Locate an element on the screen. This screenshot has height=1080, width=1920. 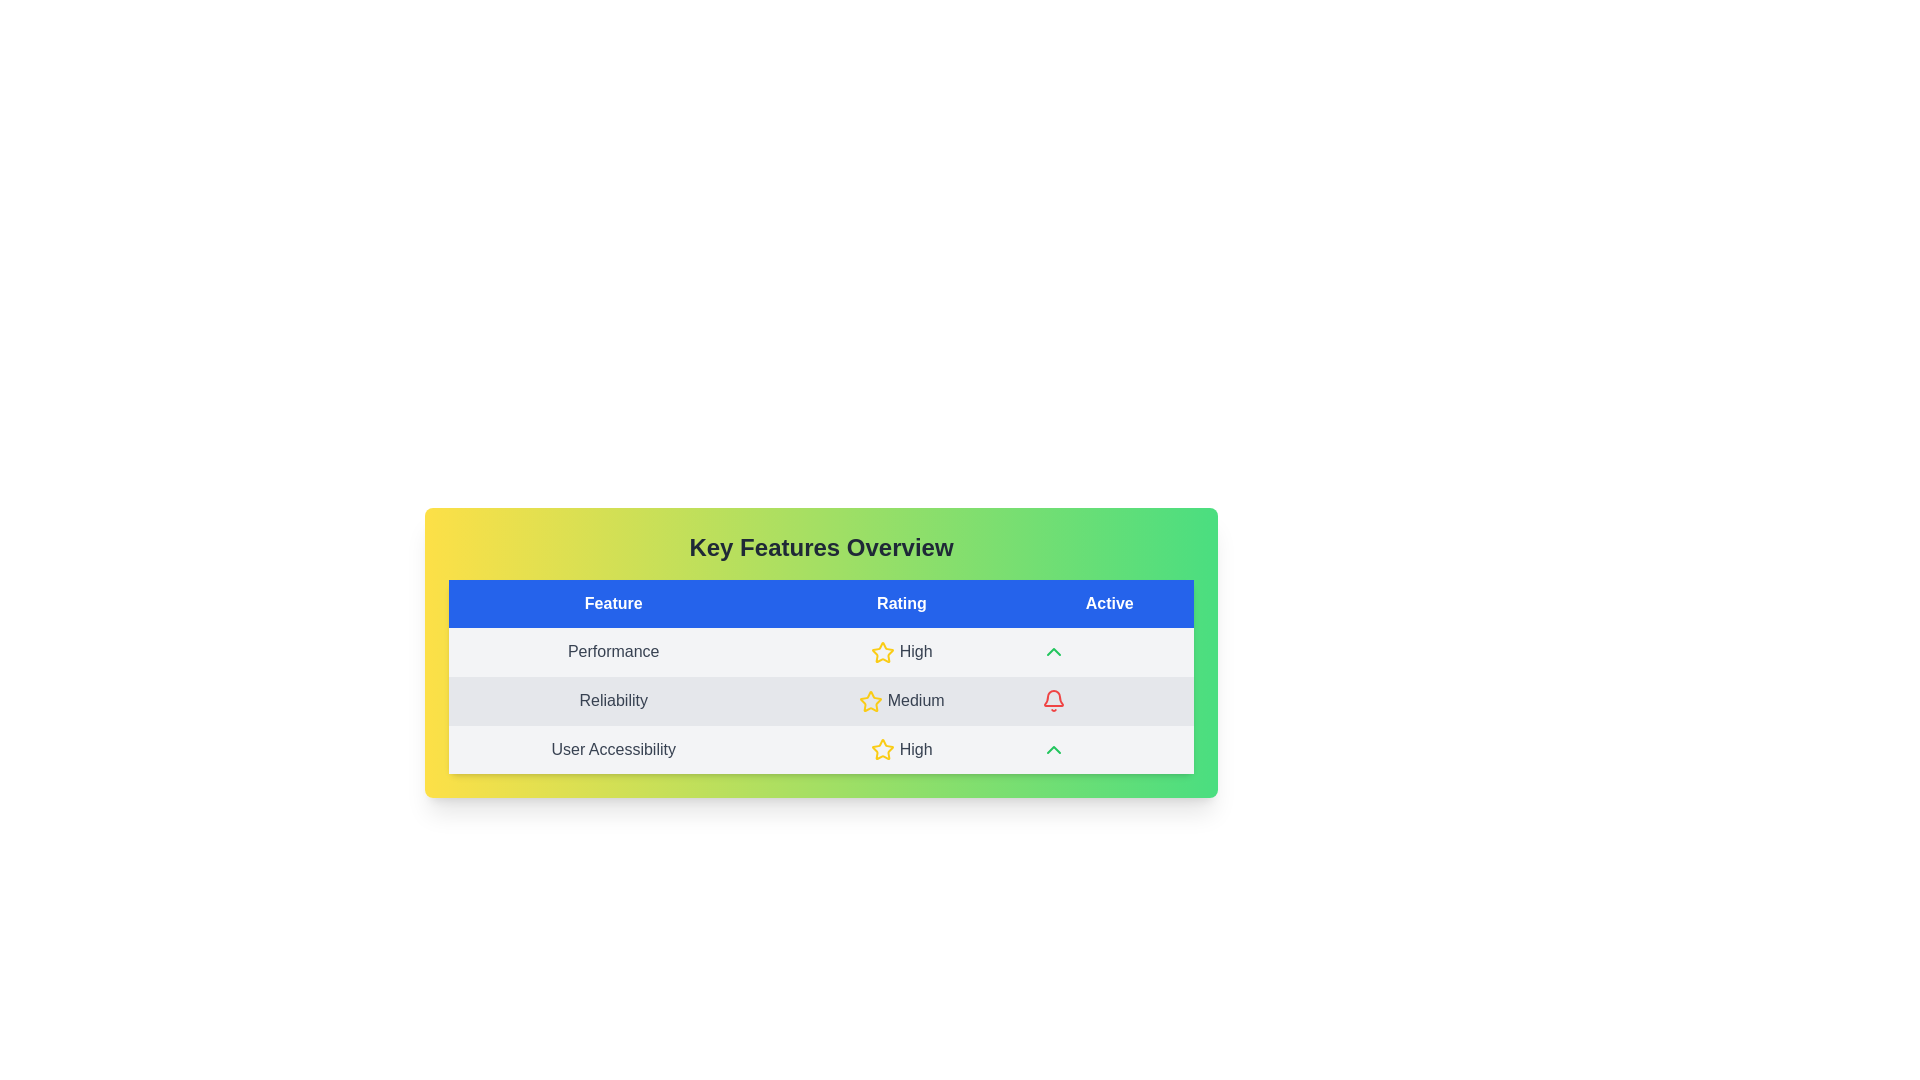
the 'High' performance rating text label in the second column of the first row under the 'Rating' header is located at coordinates (901, 652).